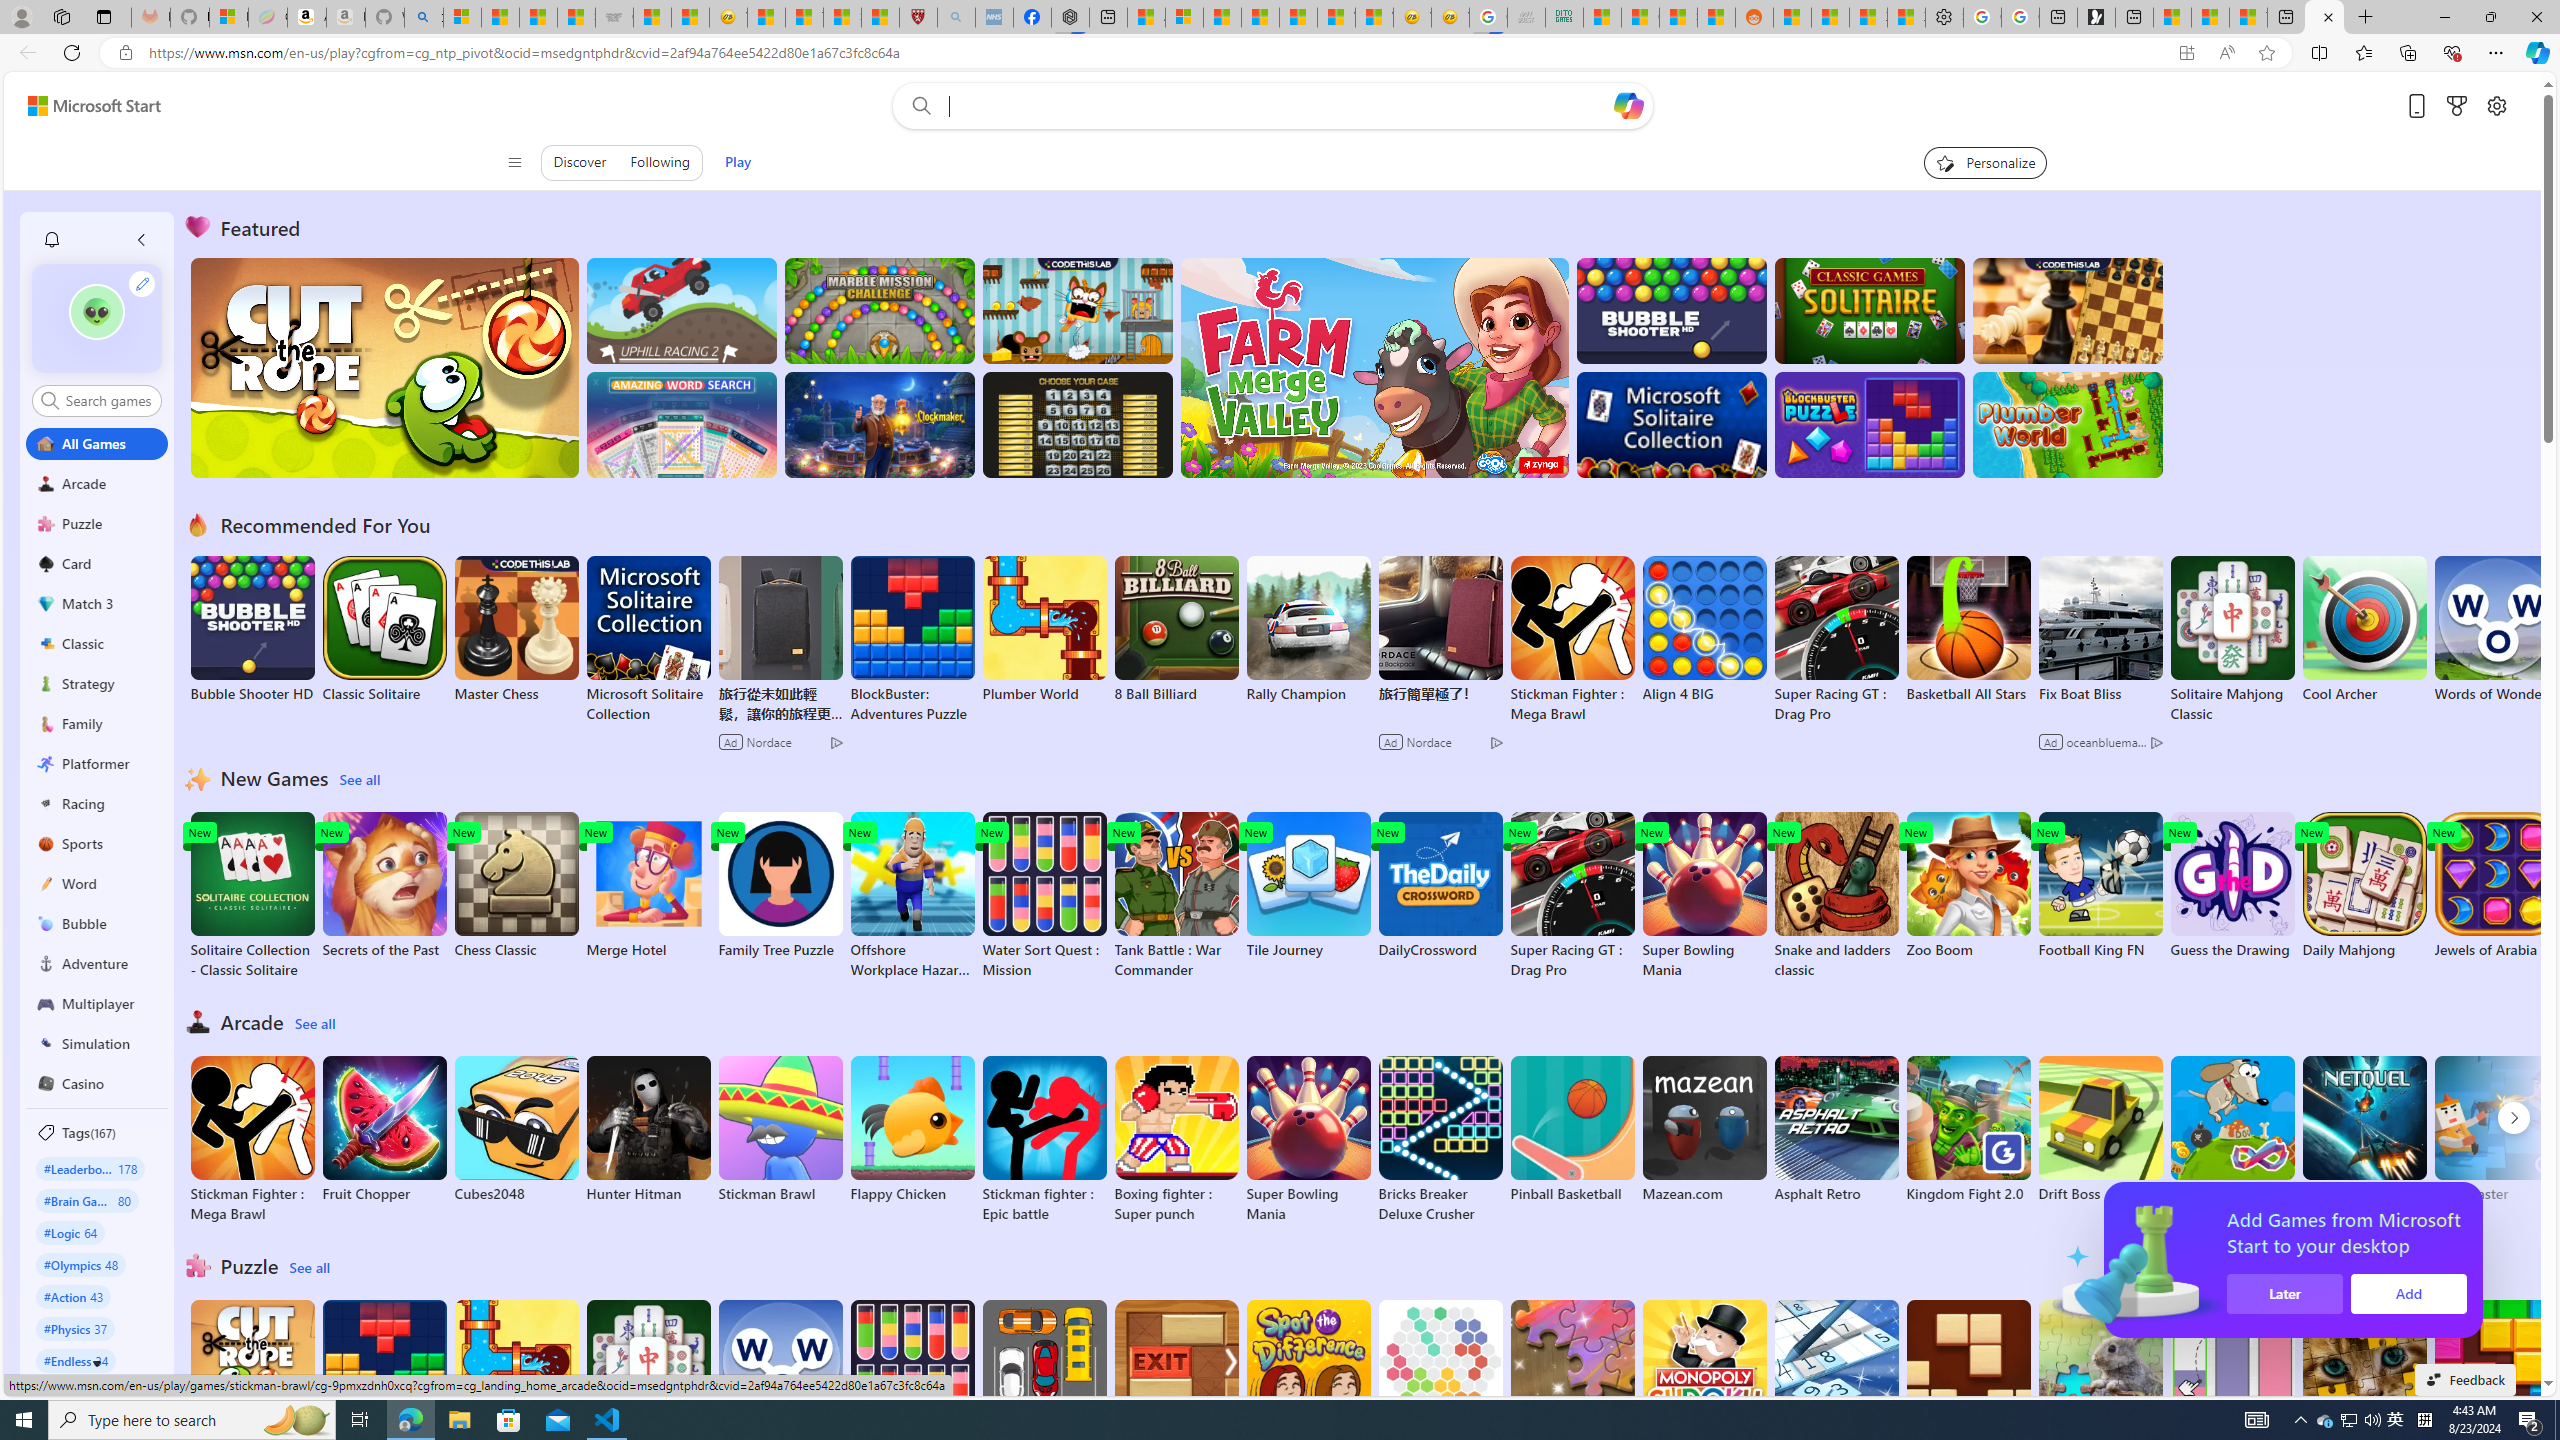  Describe the element at coordinates (1308, 629) in the screenshot. I see `'Rally Champion'` at that location.